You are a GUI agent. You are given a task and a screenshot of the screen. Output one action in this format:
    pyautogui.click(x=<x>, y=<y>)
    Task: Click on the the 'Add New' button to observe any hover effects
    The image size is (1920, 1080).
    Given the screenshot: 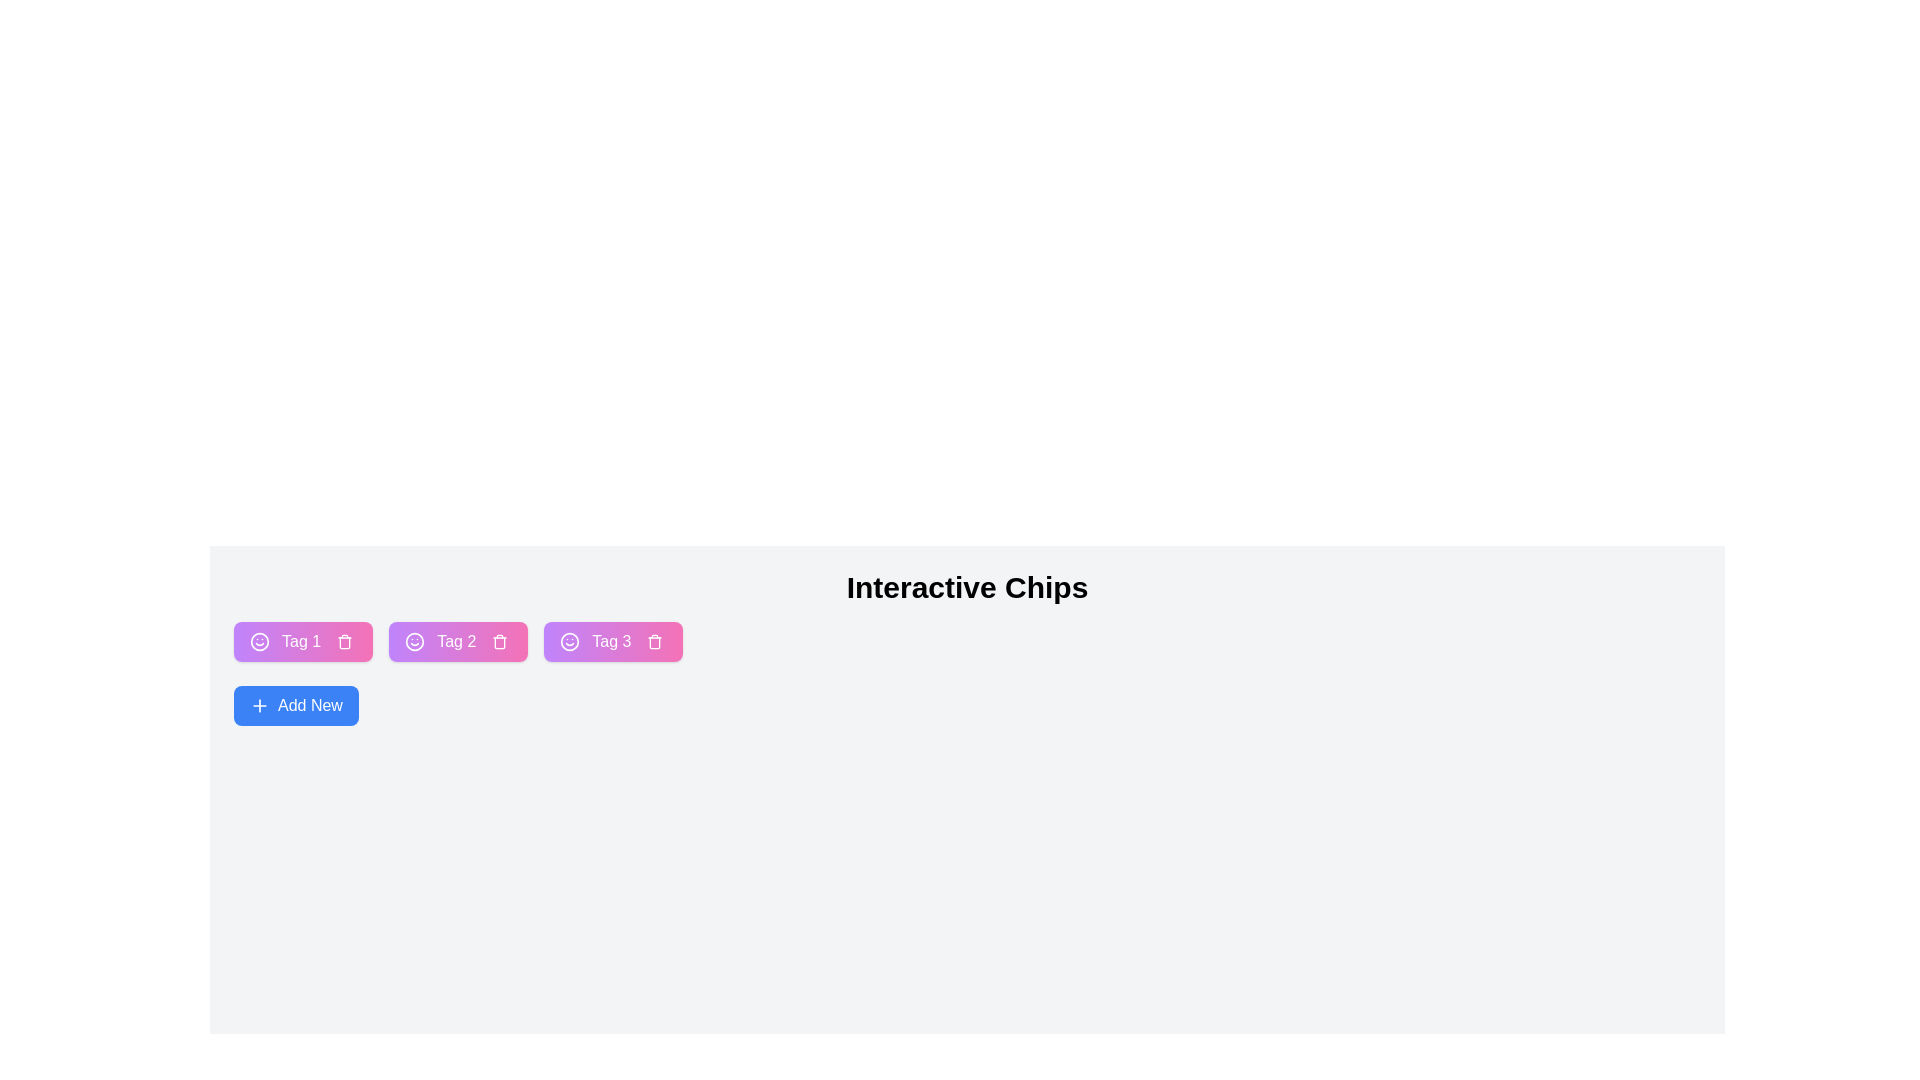 What is the action you would take?
    pyautogui.click(x=295, y=704)
    